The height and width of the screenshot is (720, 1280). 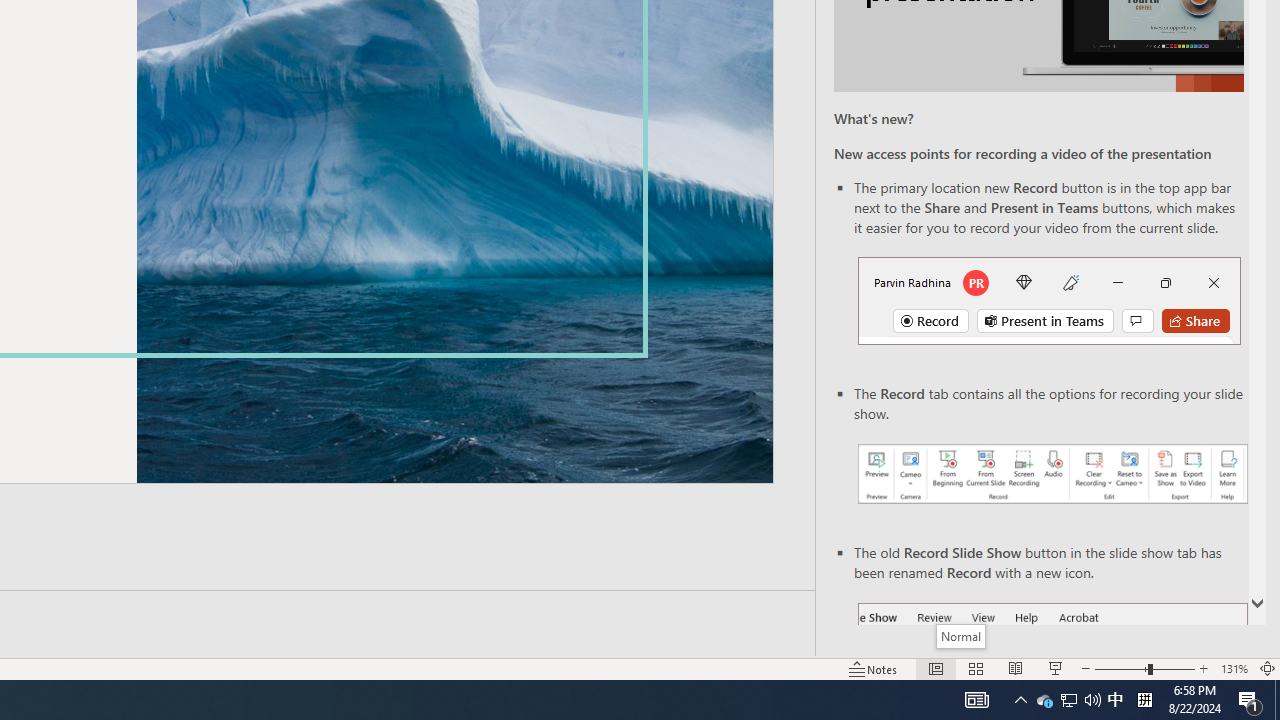 I want to click on 'Record your presentations screenshot one', so click(x=1051, y=474).